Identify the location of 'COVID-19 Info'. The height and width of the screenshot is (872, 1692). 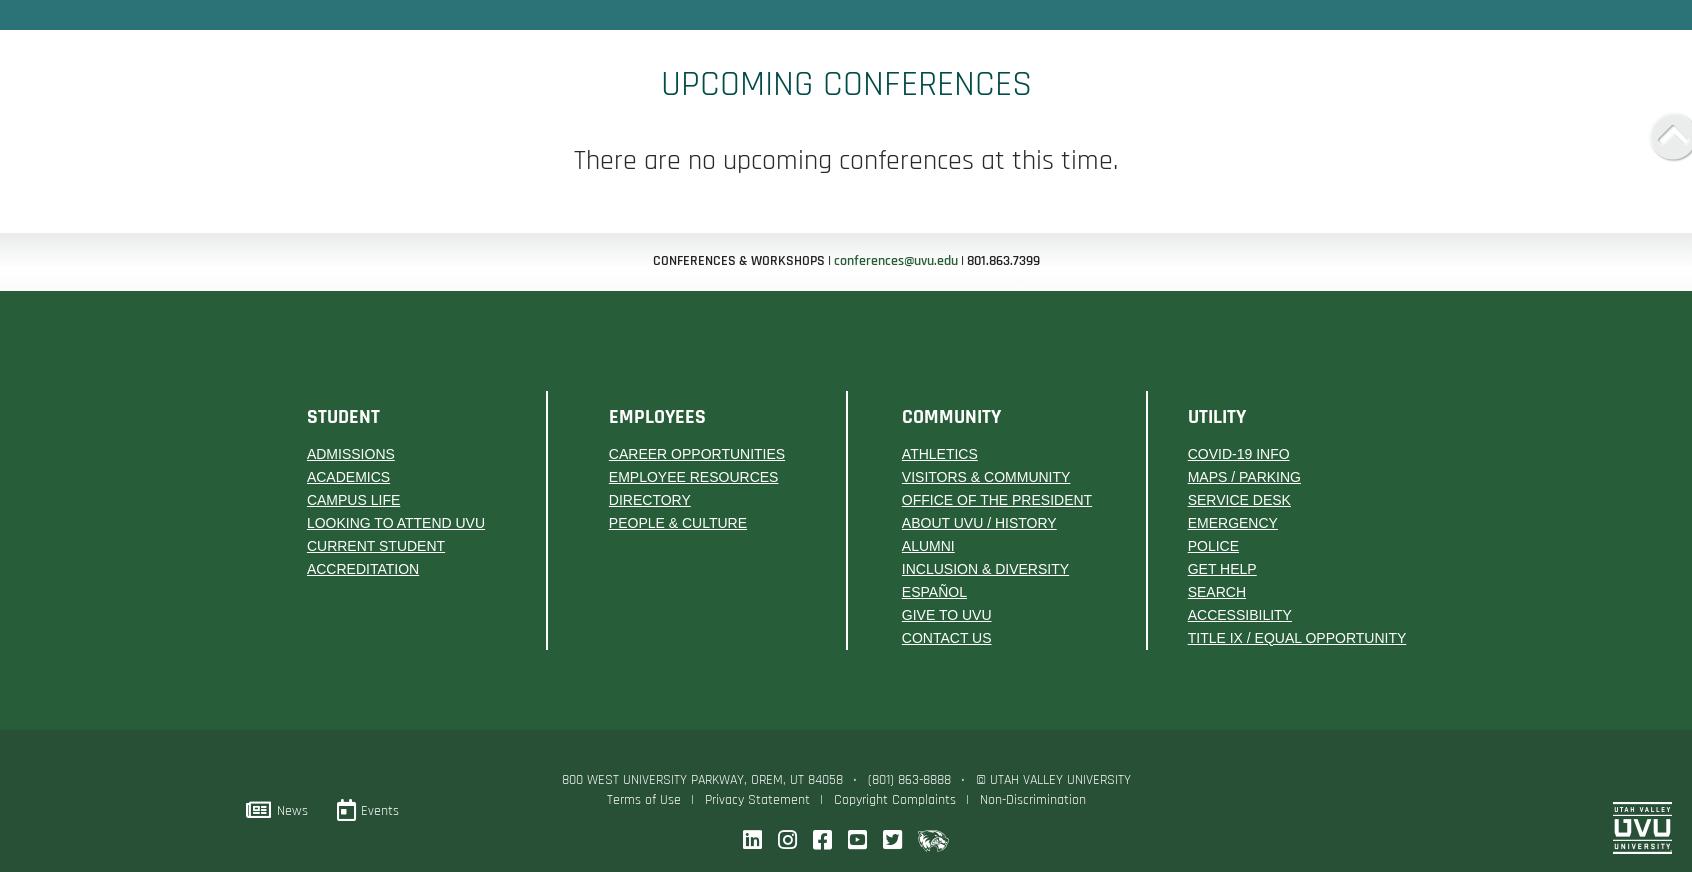
(1185, 452).